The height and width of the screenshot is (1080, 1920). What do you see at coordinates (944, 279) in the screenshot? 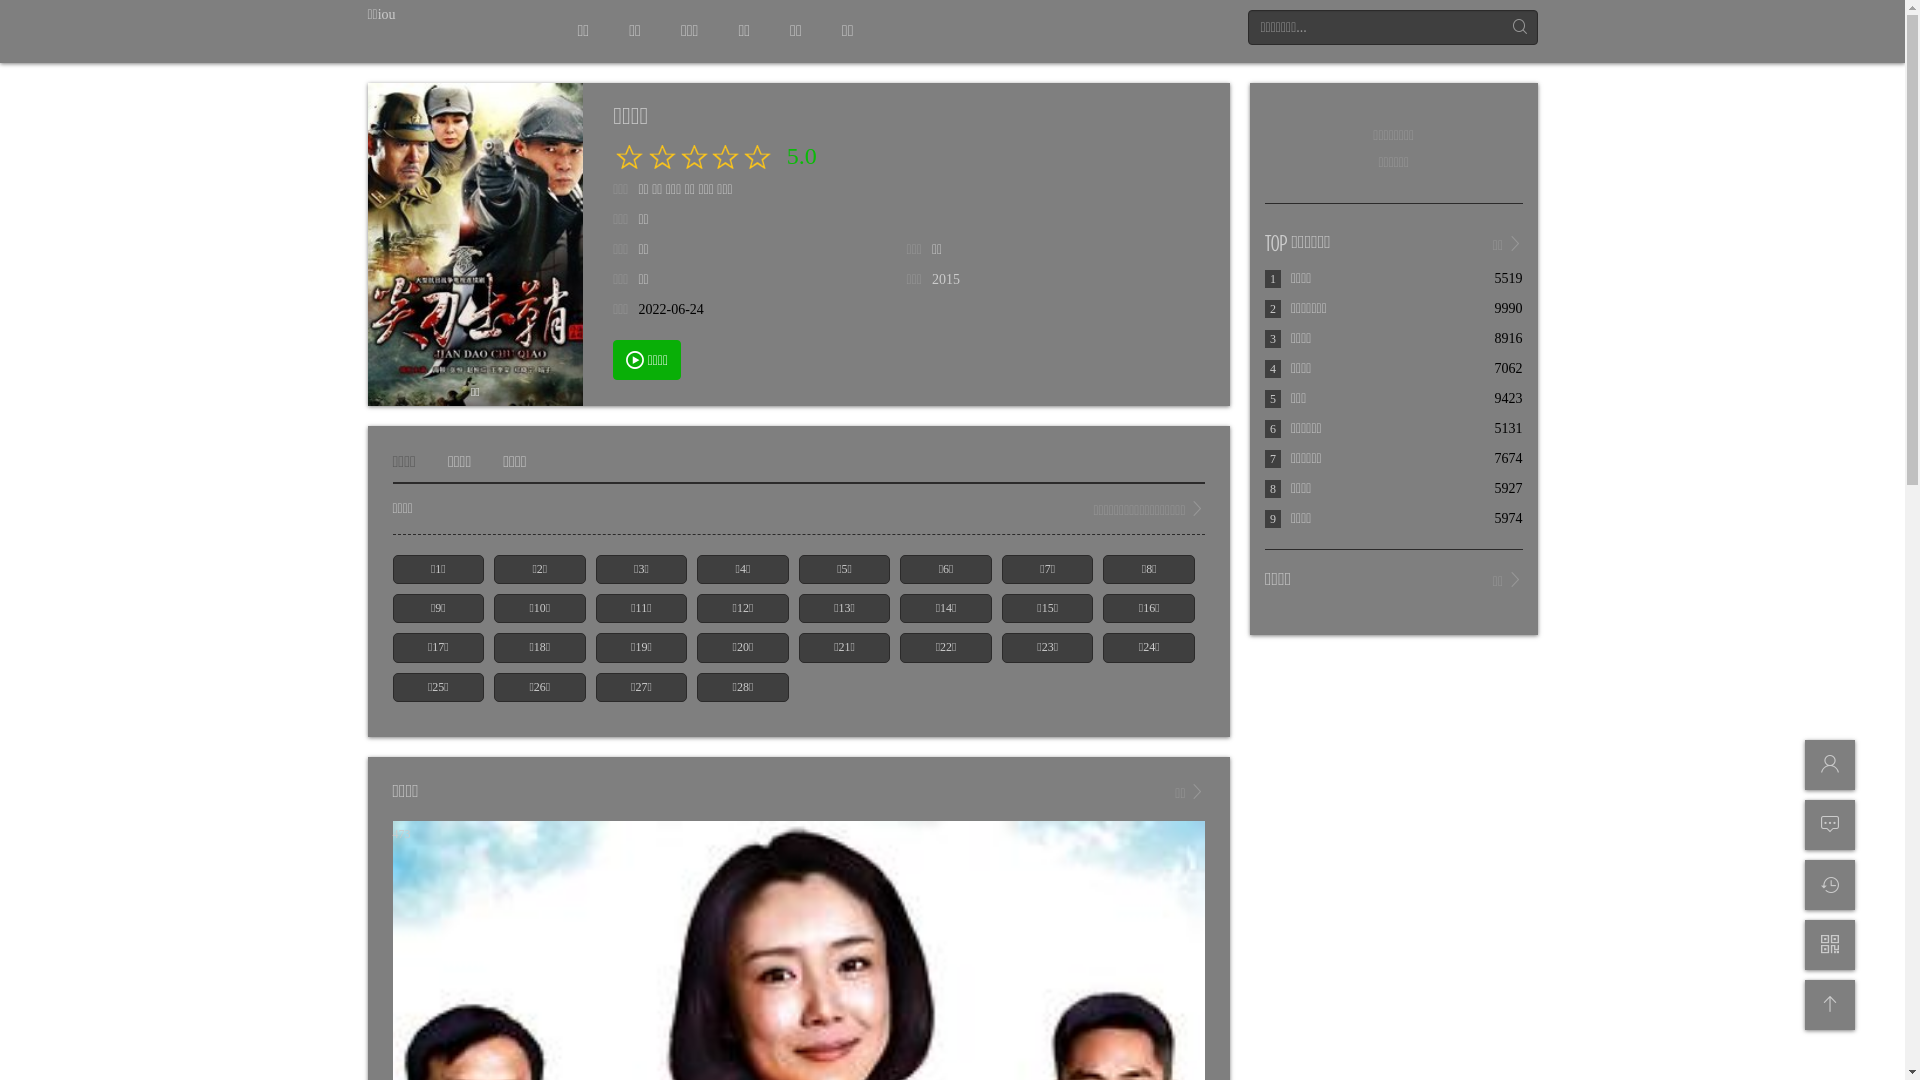
I see `'2015'` at bounding box center [944, 279].